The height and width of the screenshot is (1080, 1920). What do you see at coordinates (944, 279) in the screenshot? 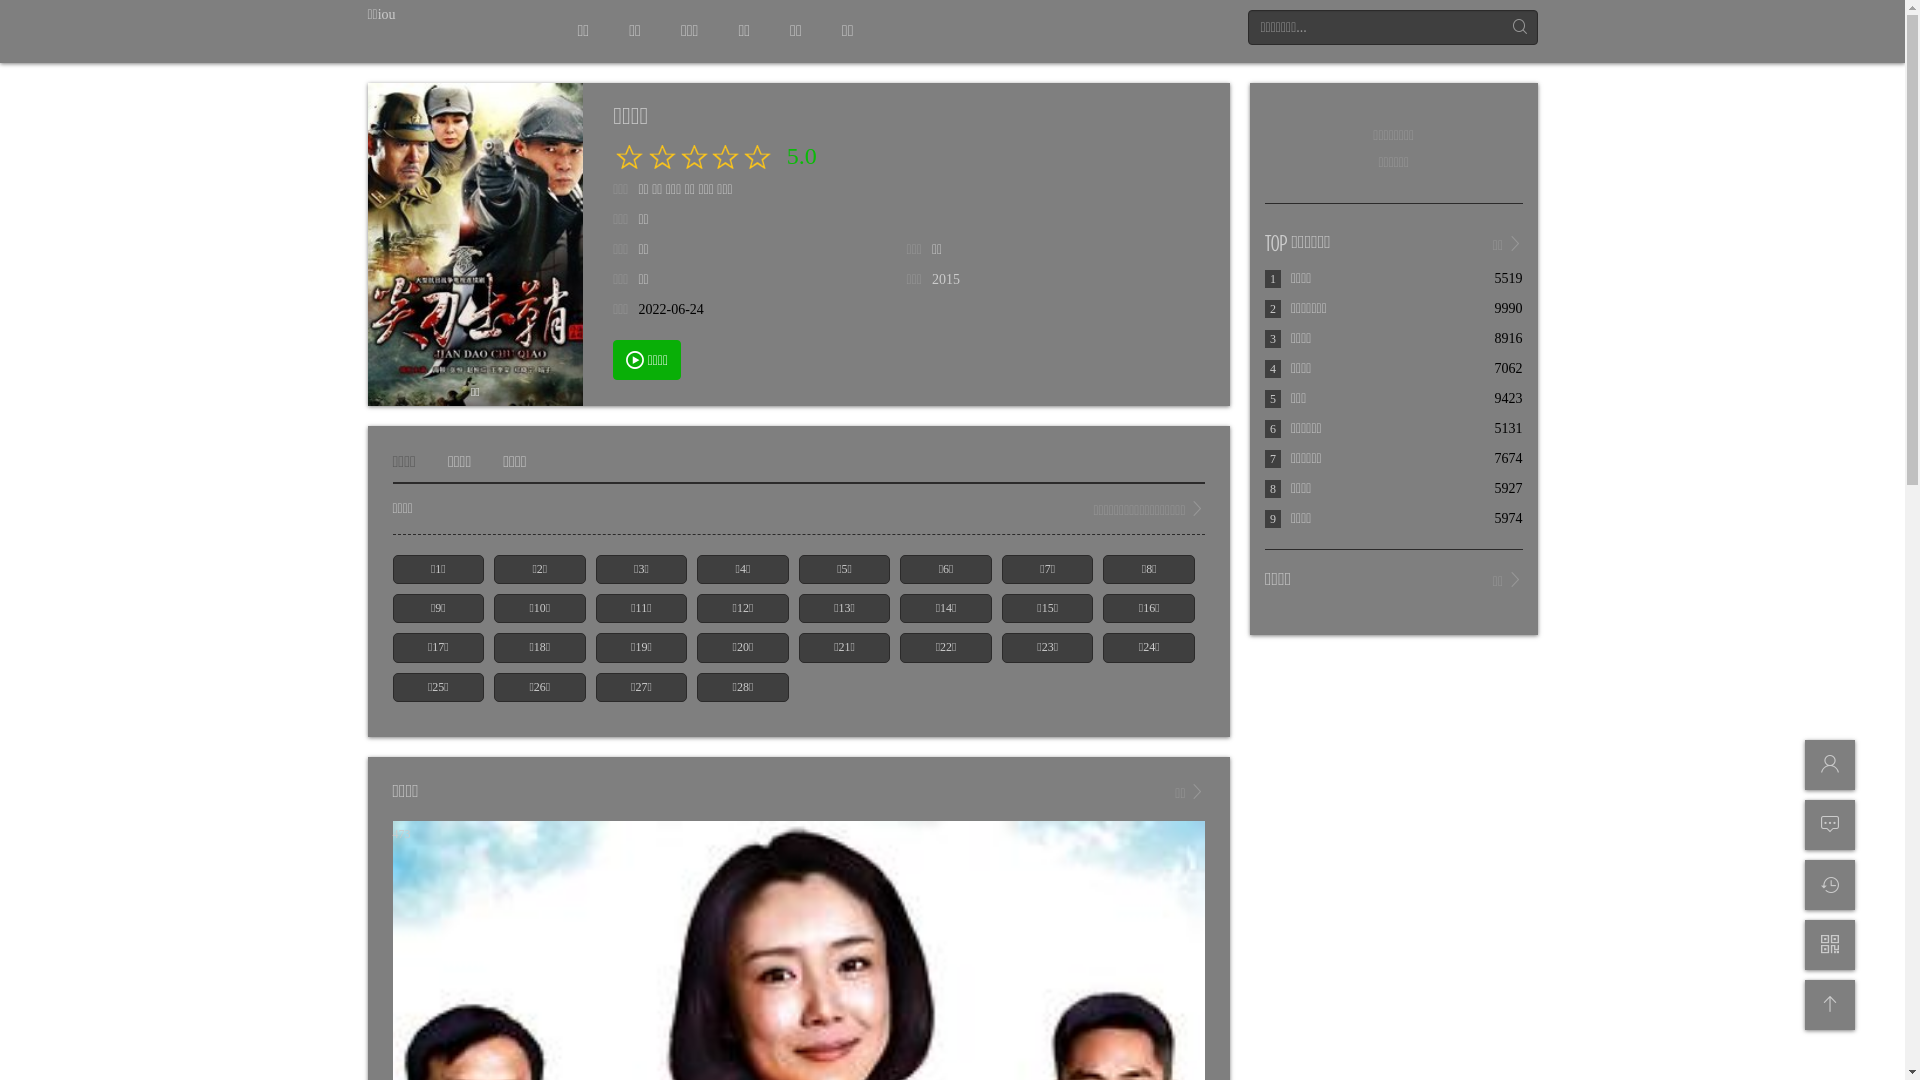
I see `'2015'` at bounding box center [944, 279].